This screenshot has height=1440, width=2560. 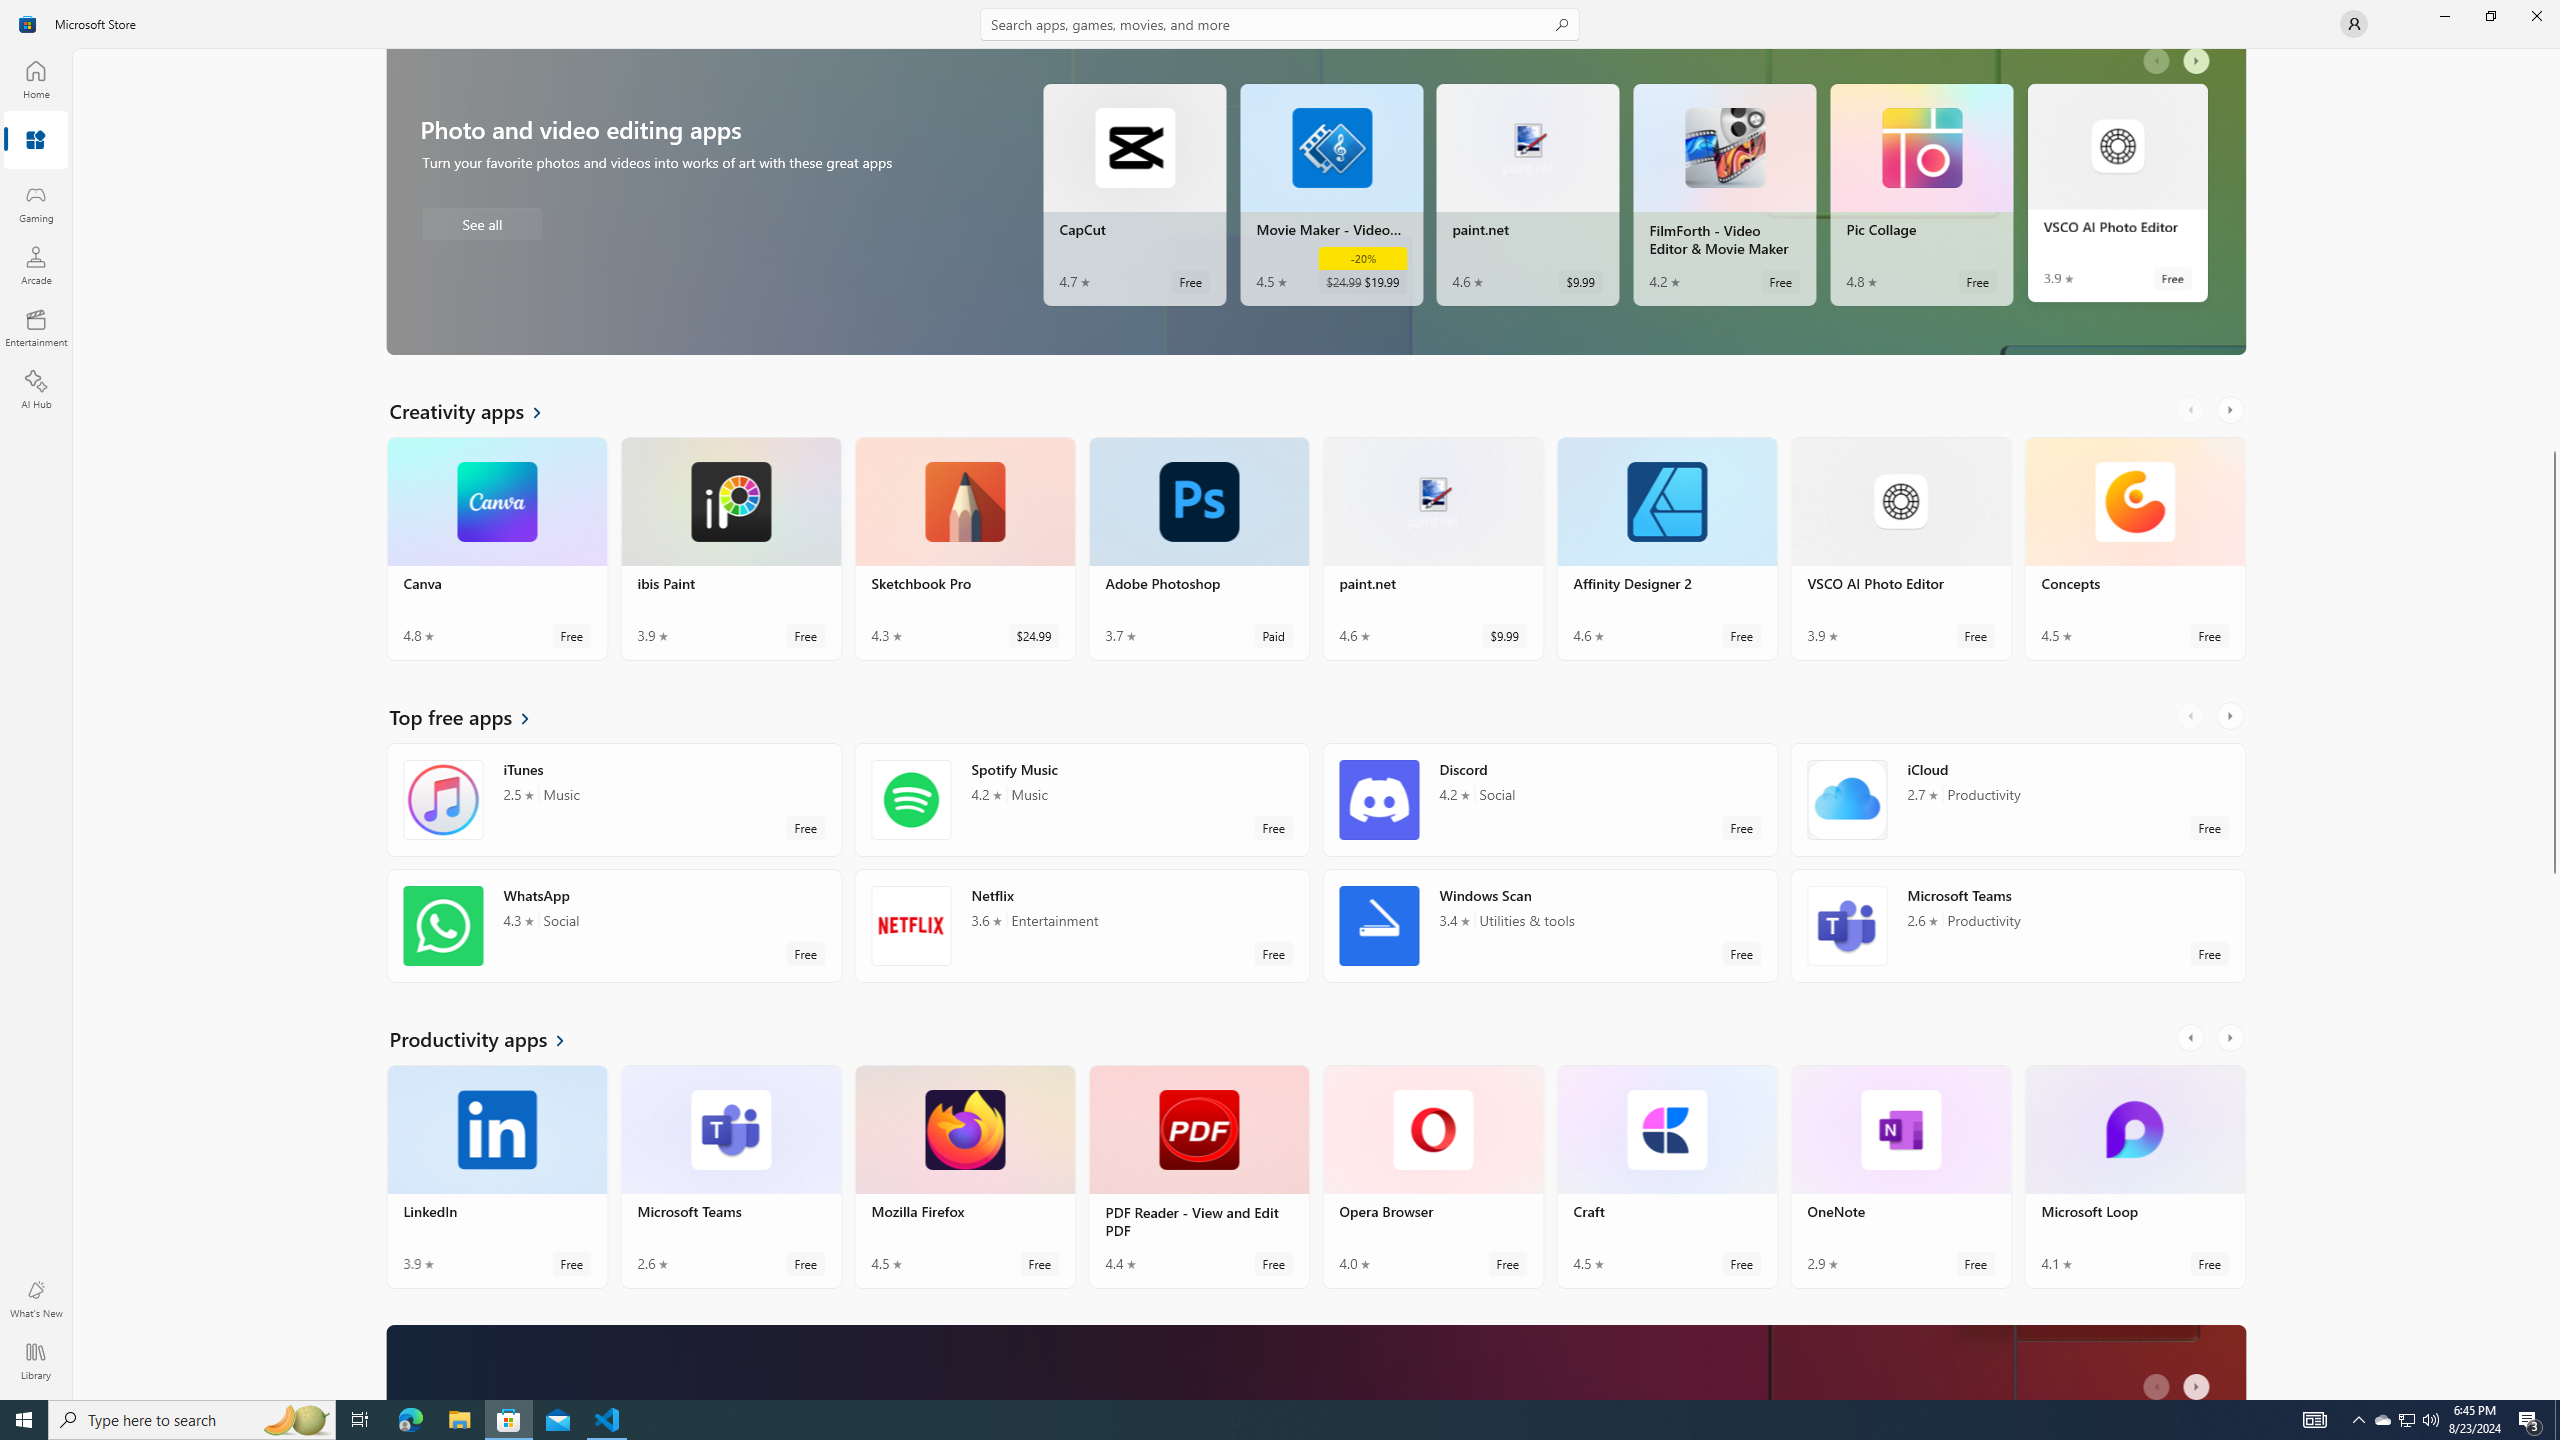 What do you see at coordinates (497, 547) in the screenshot?
I see `'Canva. Average rating of 4.8 out of five stars. Free  '` at bounding box center [497, 547].